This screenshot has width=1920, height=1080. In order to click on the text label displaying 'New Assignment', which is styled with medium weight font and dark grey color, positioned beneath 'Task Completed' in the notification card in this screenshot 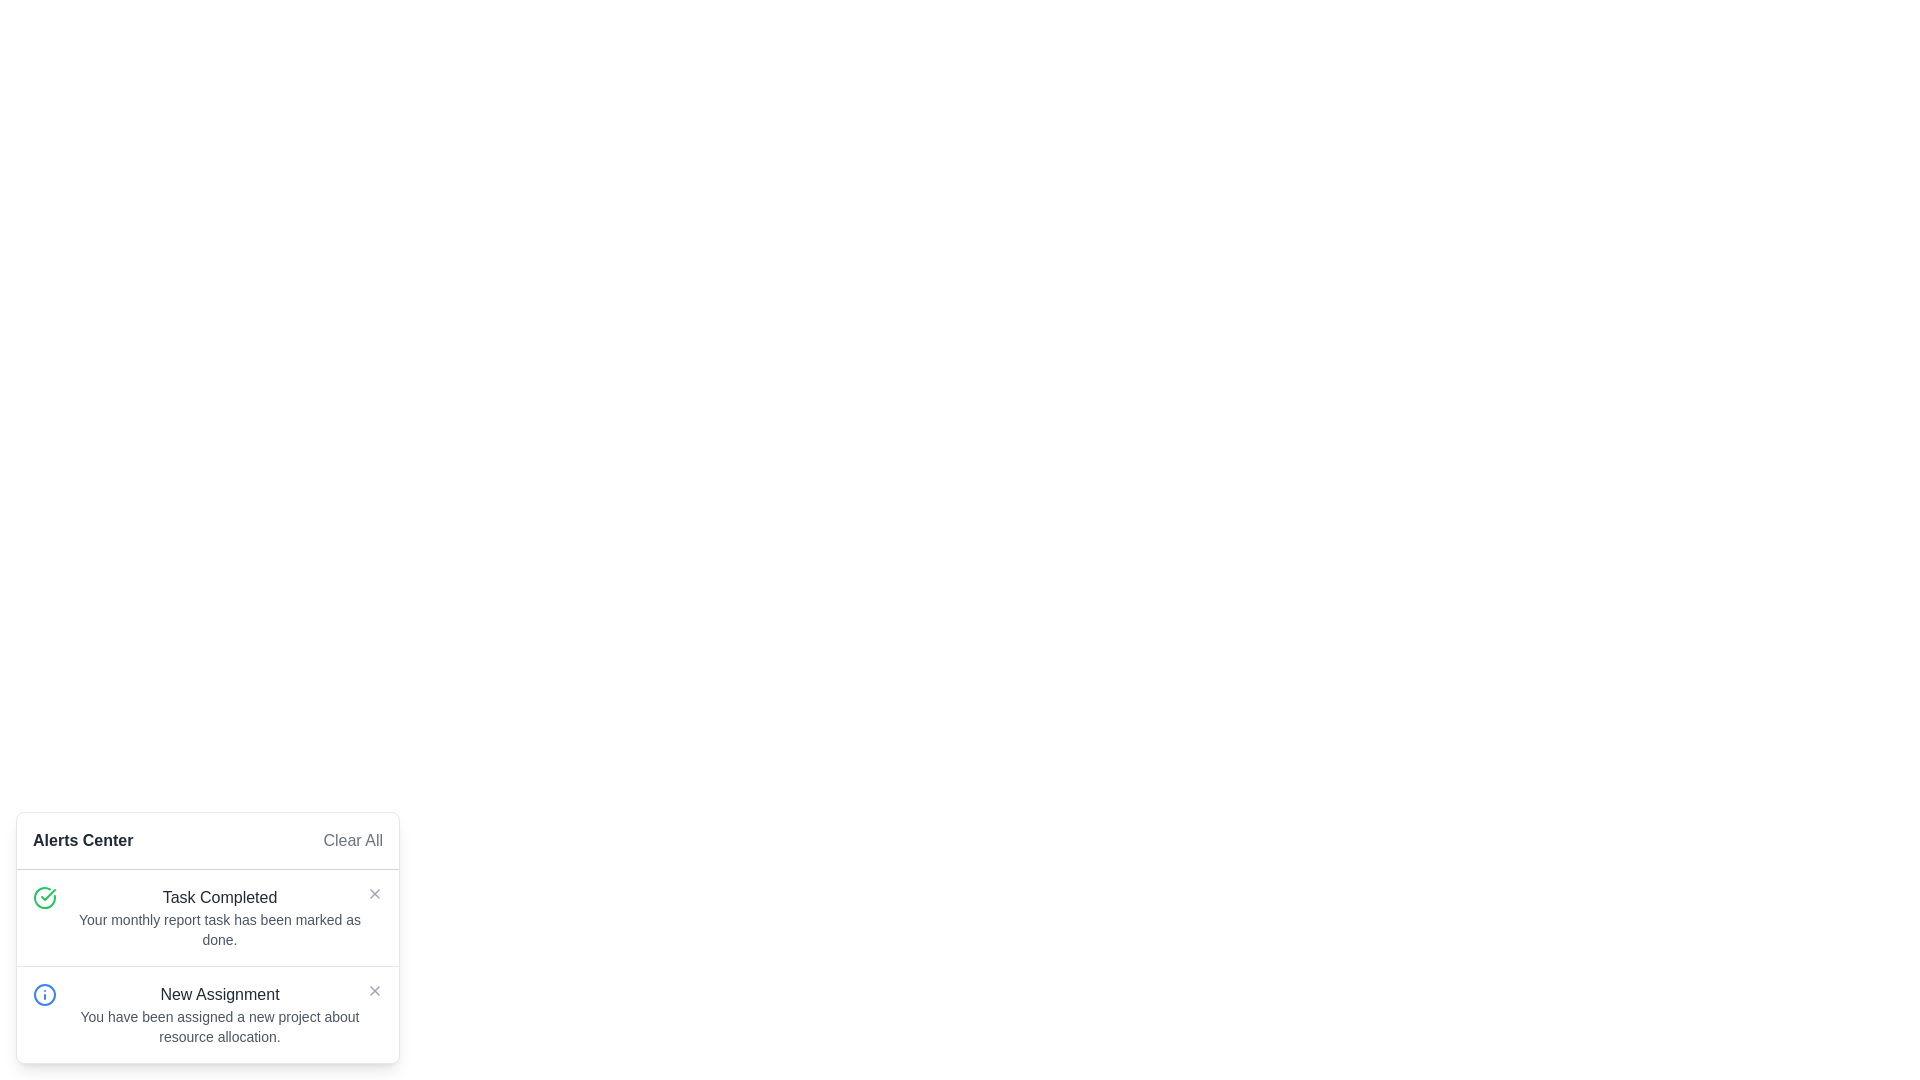, I will do `click(220, 995)`.